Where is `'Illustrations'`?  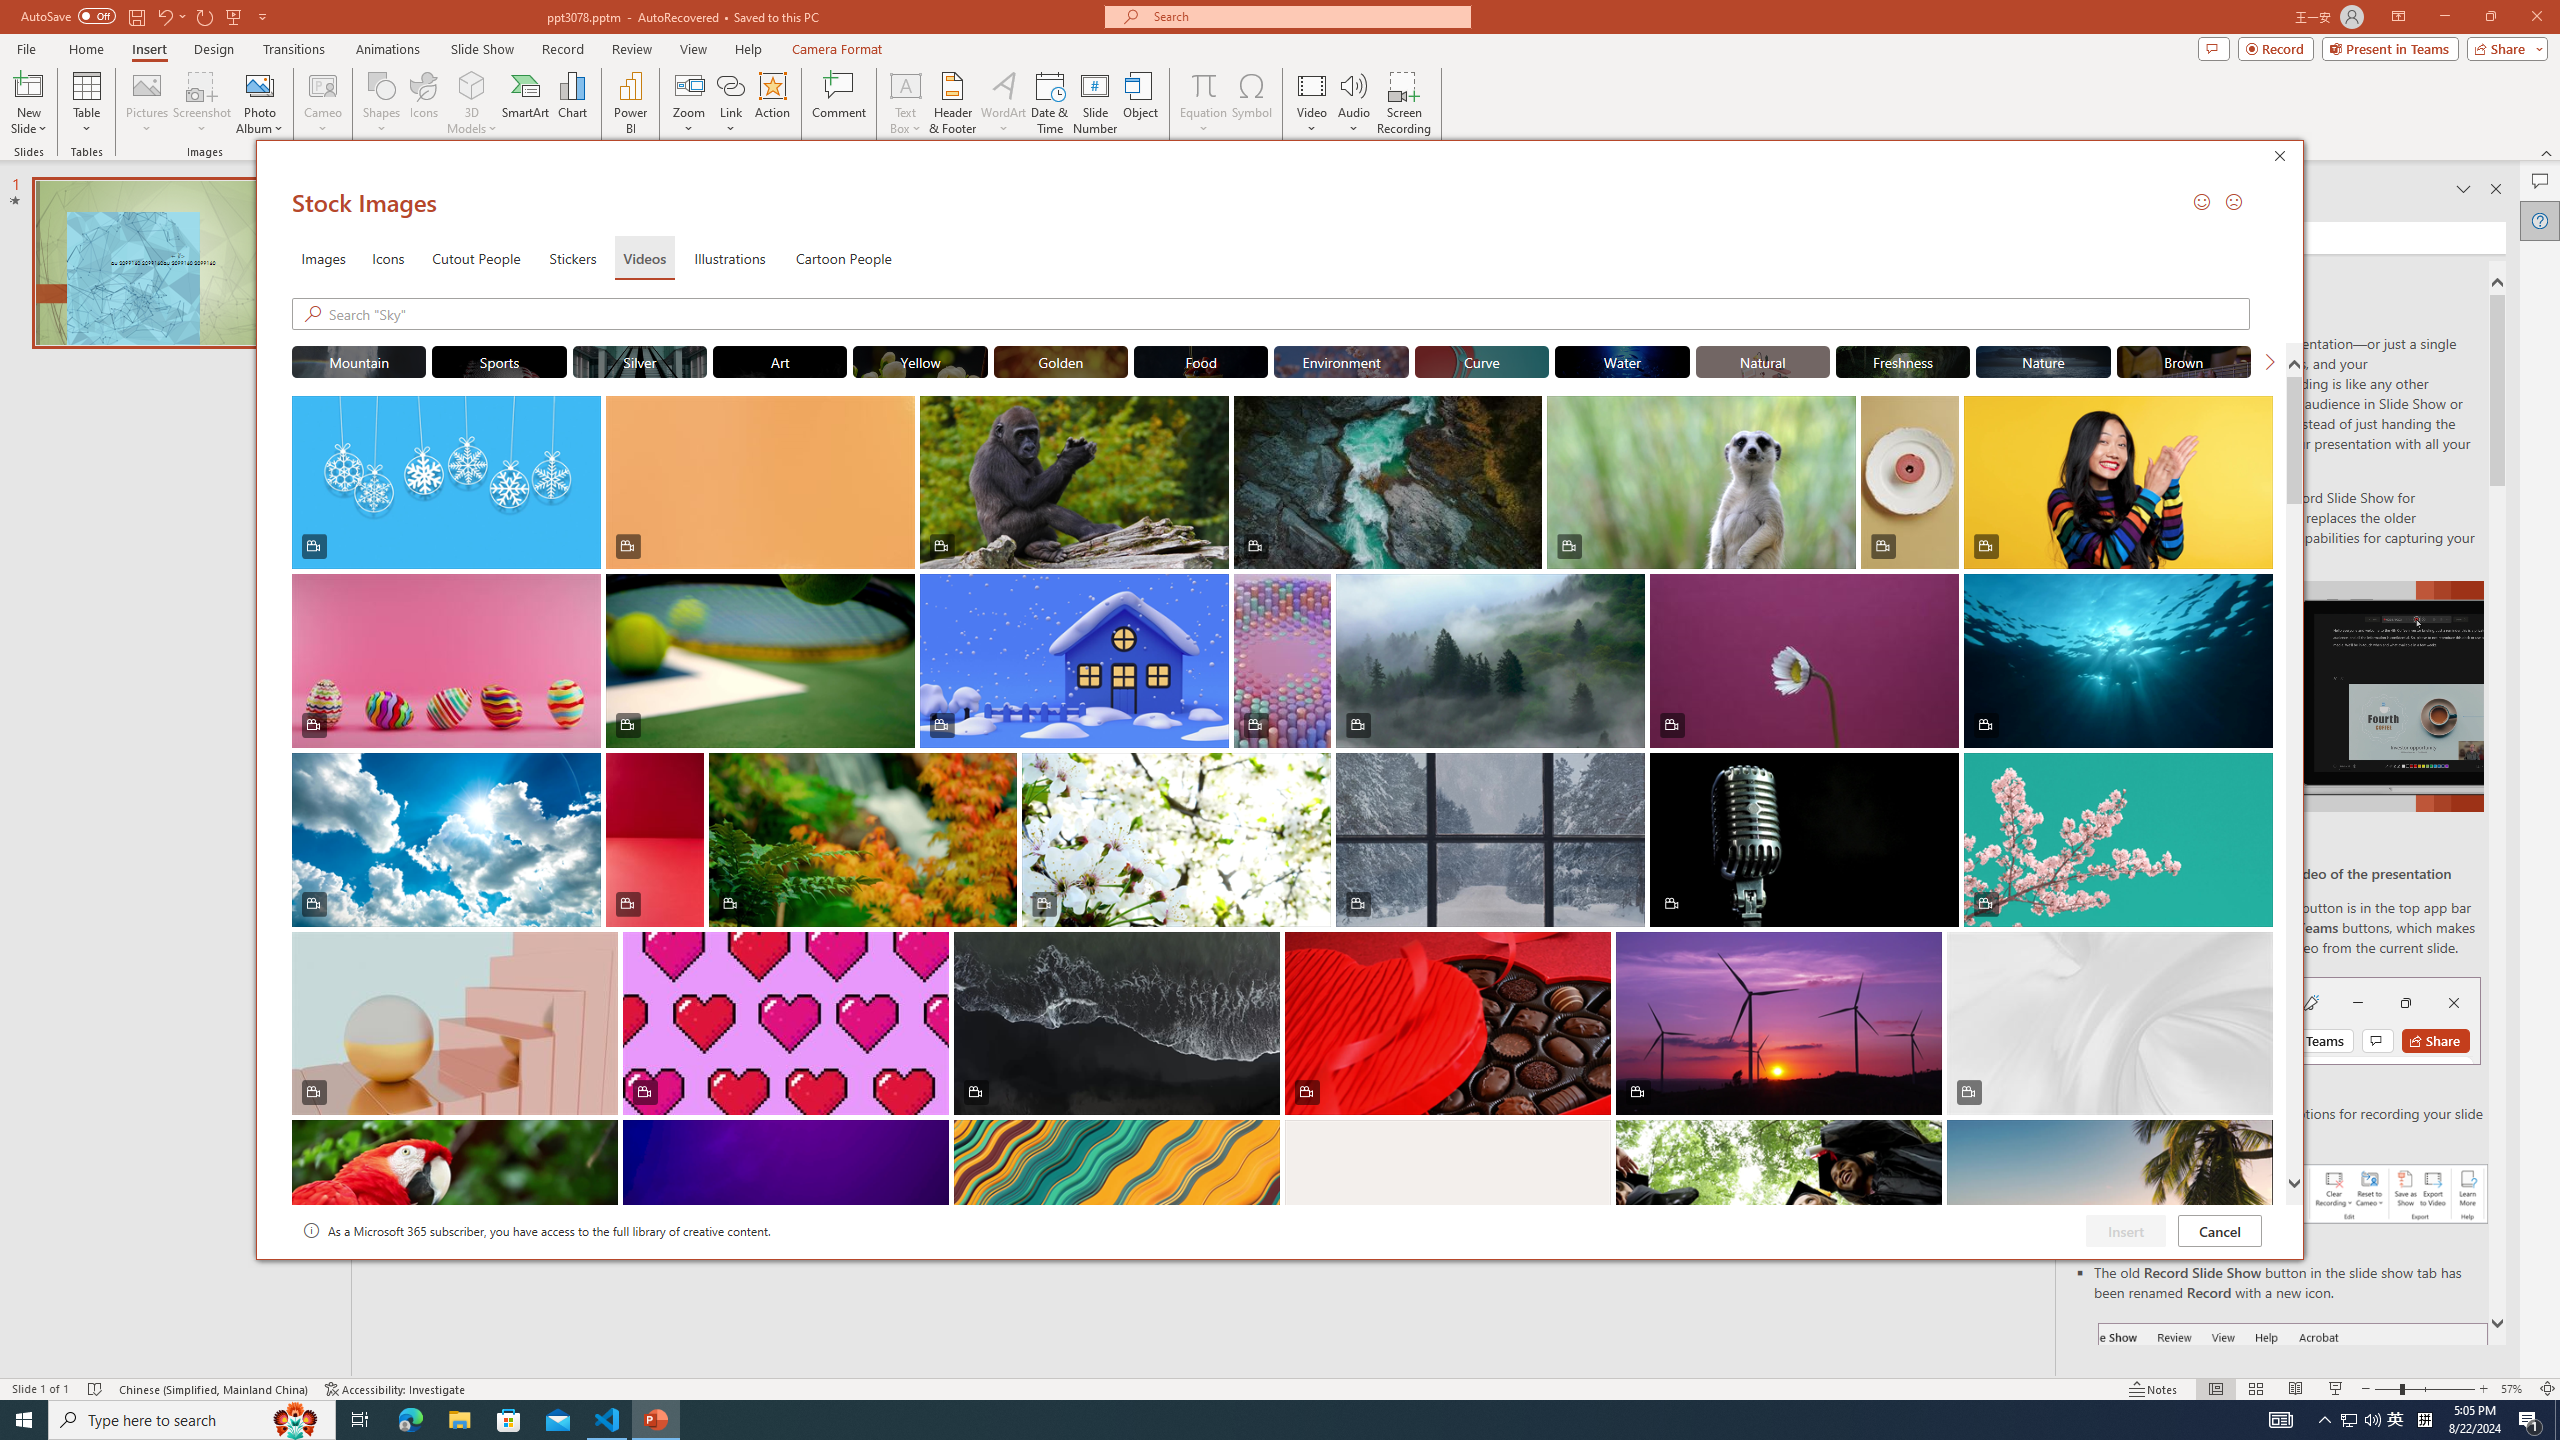
'Illustrations' is located at coordinates (729, 256).